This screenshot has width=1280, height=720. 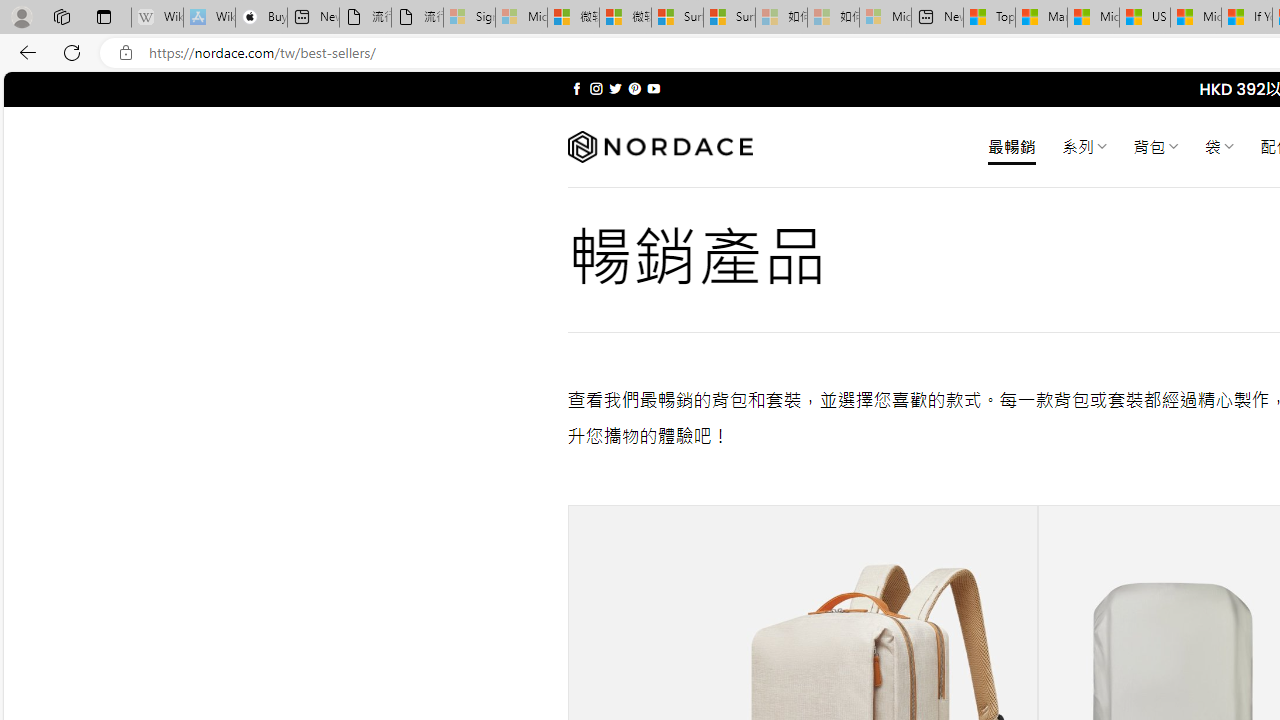 I want to click on 'Marine life - MSN', so click(x=1040, y=17).